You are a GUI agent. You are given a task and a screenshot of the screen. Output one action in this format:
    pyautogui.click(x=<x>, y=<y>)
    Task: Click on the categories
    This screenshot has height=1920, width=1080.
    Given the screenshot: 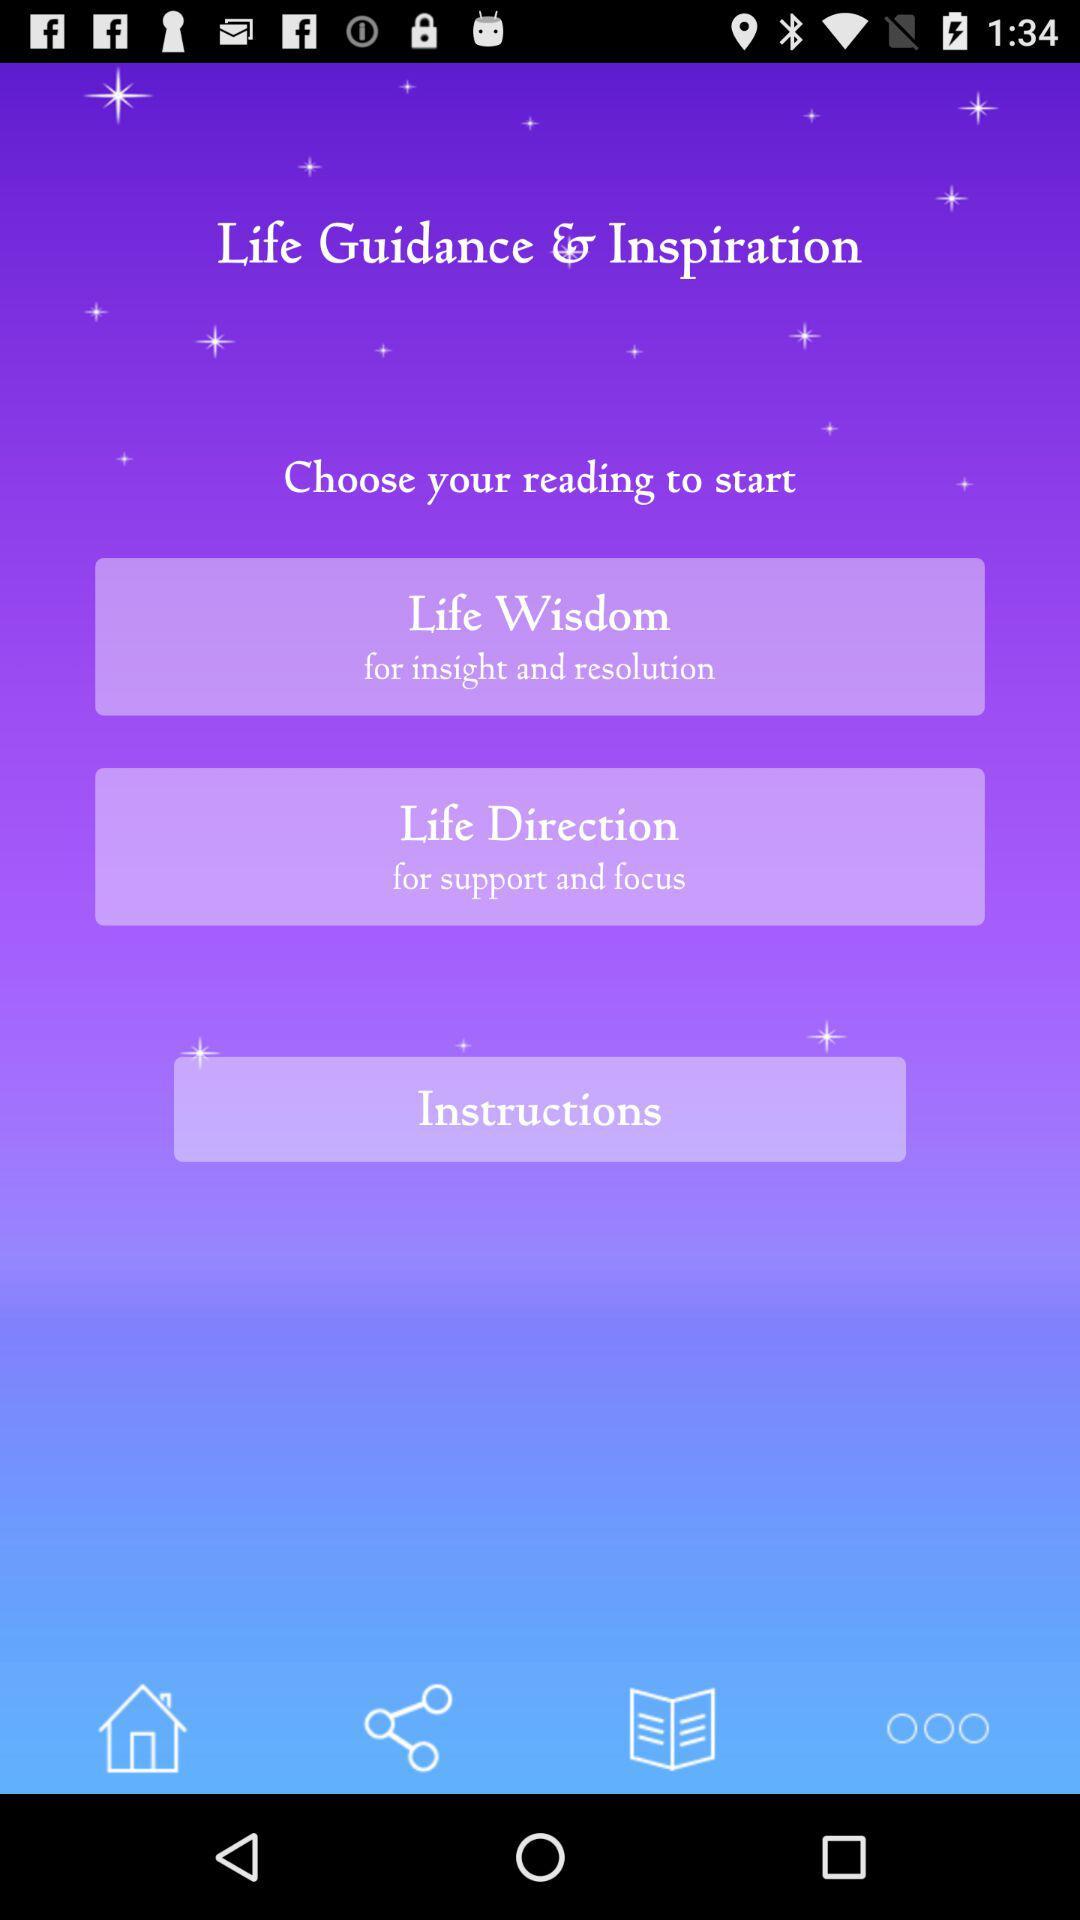 What is the action you would take?
    pyautogui.click(x=937, y=1727)
    